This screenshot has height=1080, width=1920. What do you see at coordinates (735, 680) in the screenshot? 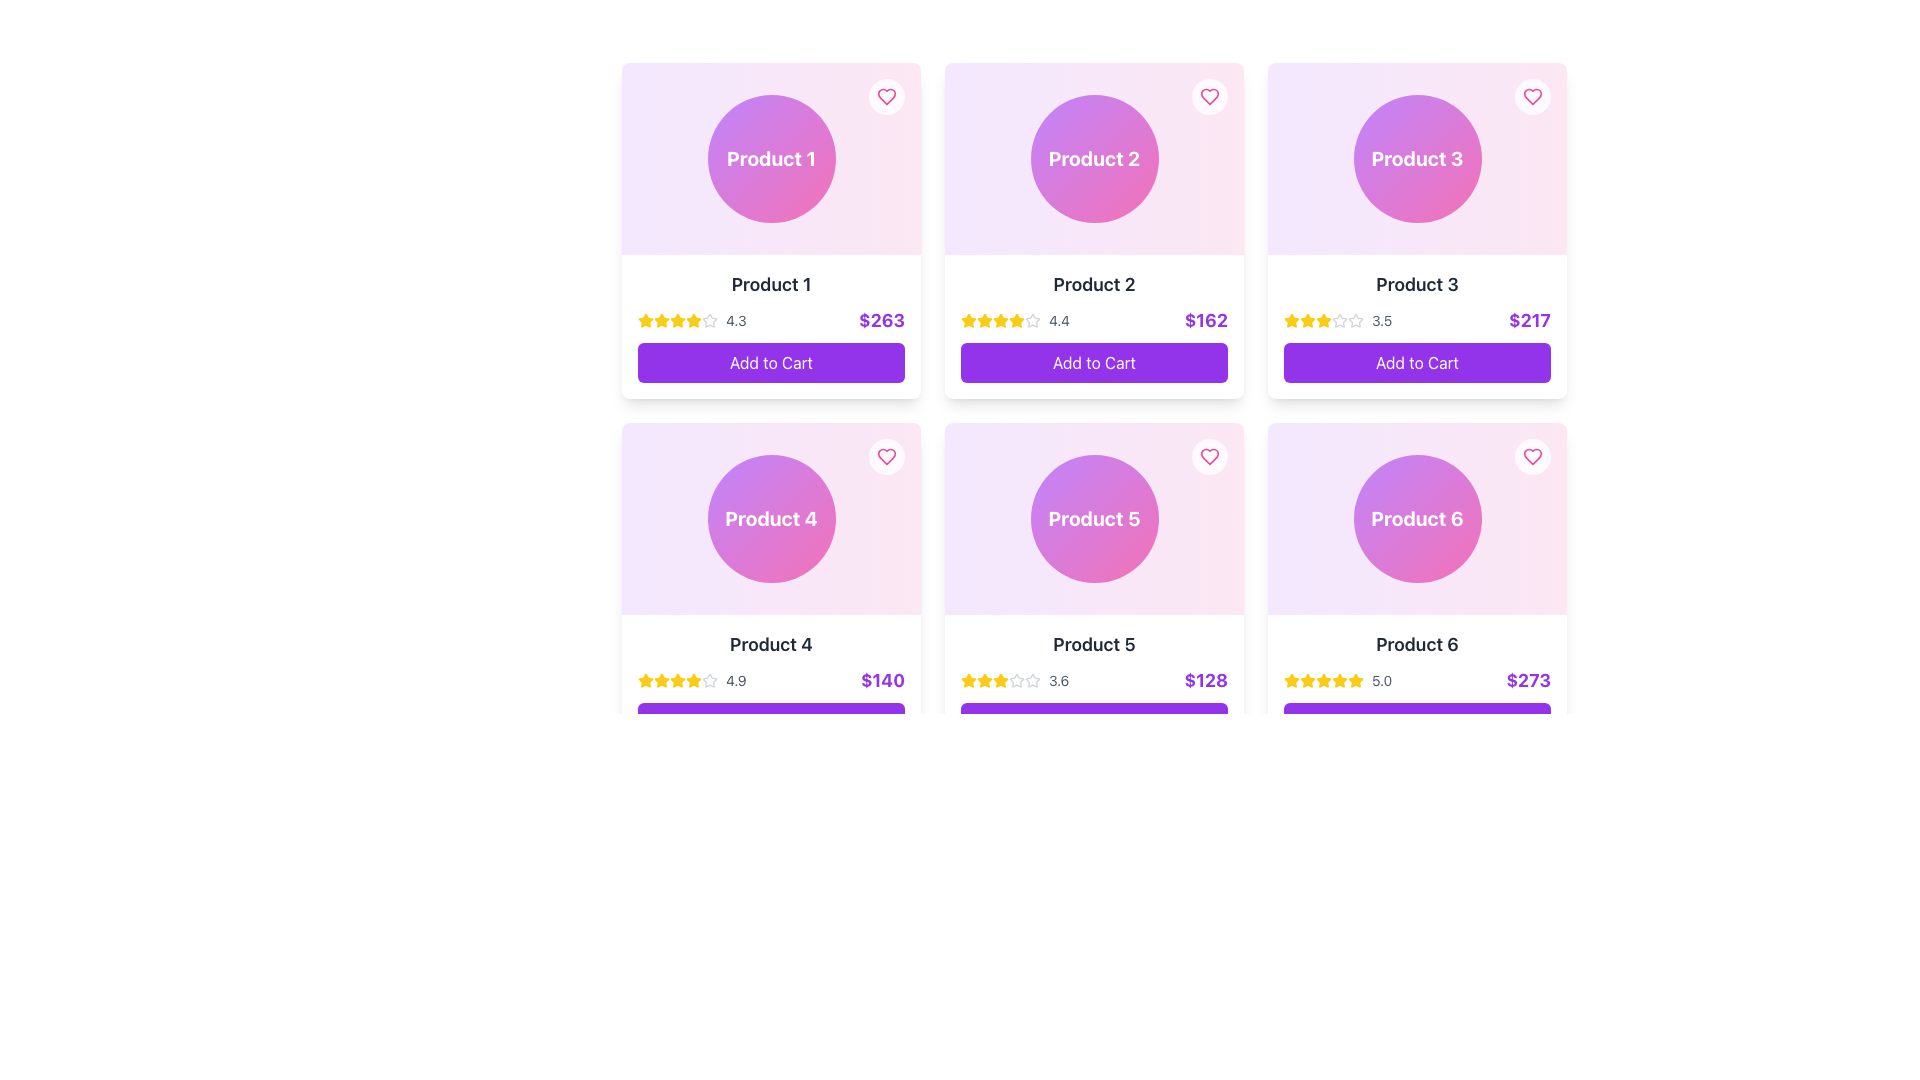
I see `the numerical rating text display located in the rating row of the card labeled 'Product 6', which is situated to the right of five yellow stars and one gray star` at bounding box center [735, 680].